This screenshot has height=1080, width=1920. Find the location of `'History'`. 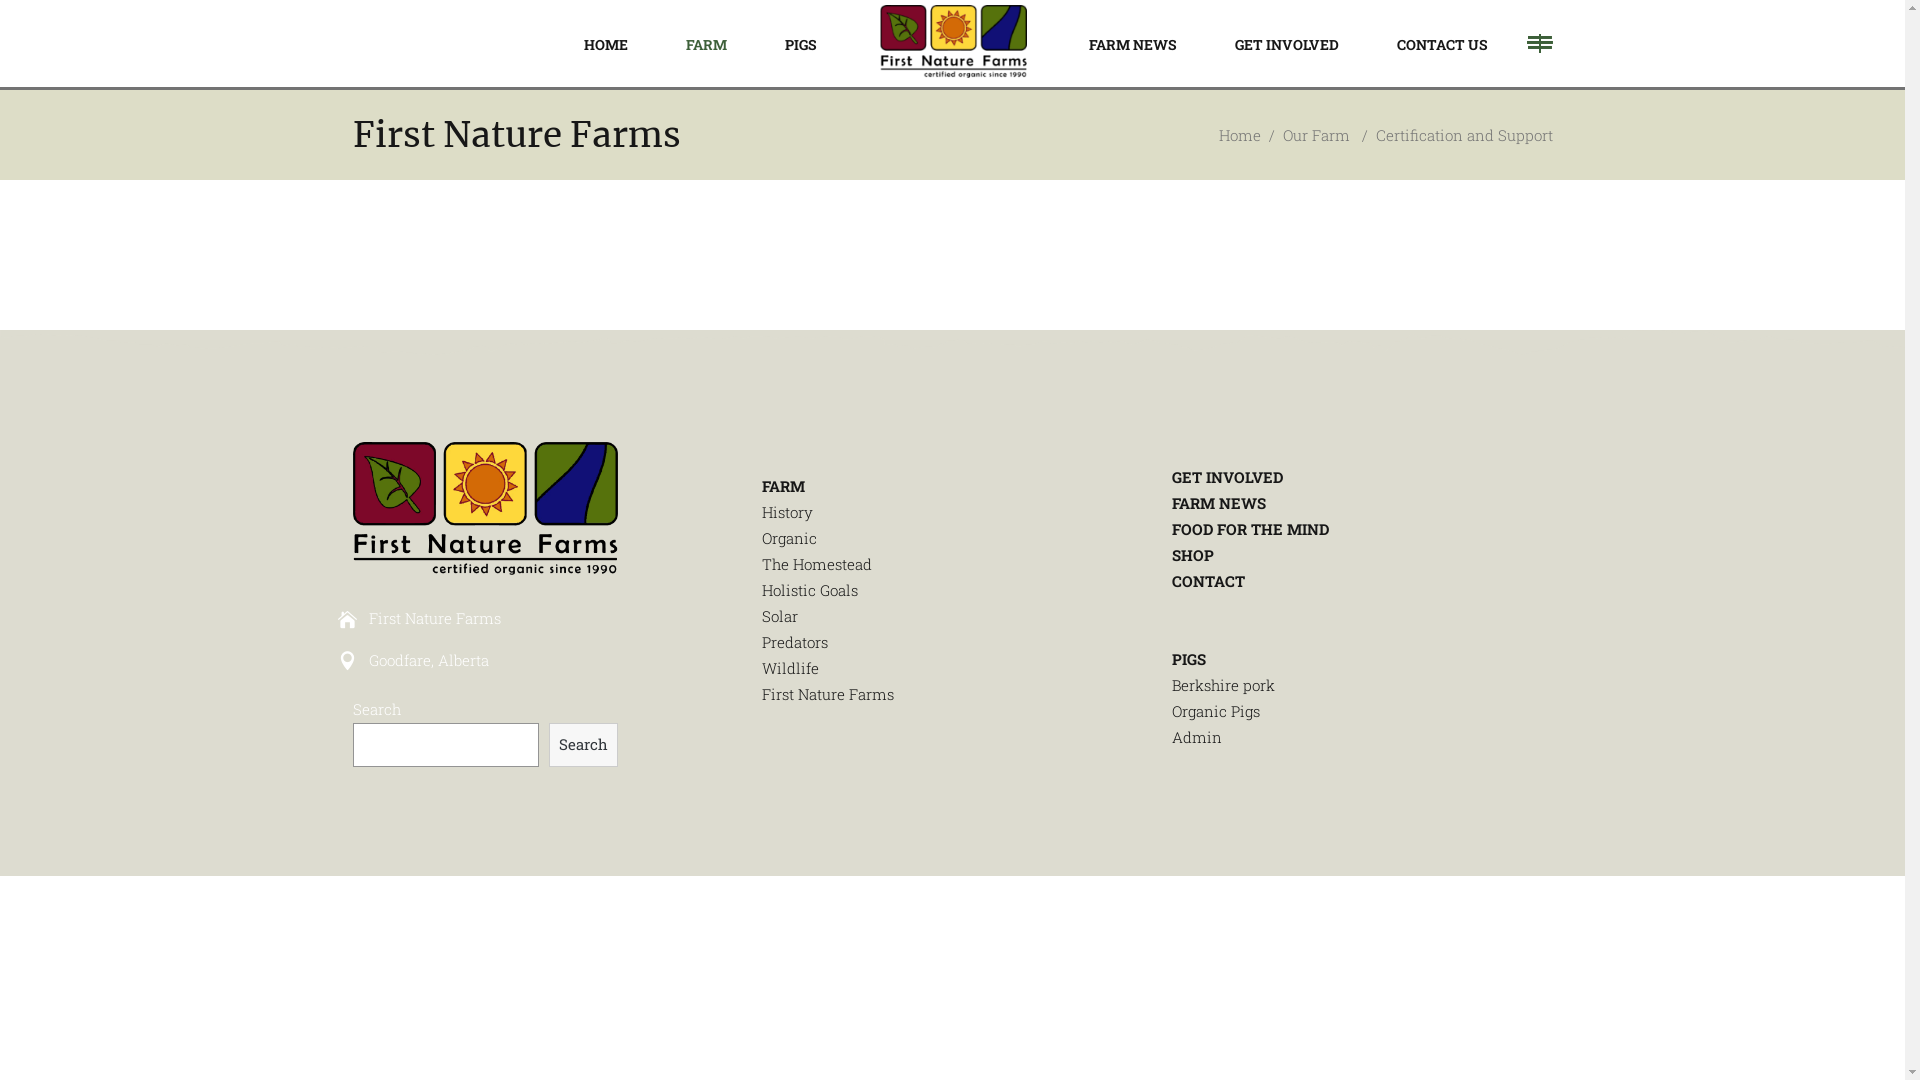

'History' is located at coordinates (786, 511).